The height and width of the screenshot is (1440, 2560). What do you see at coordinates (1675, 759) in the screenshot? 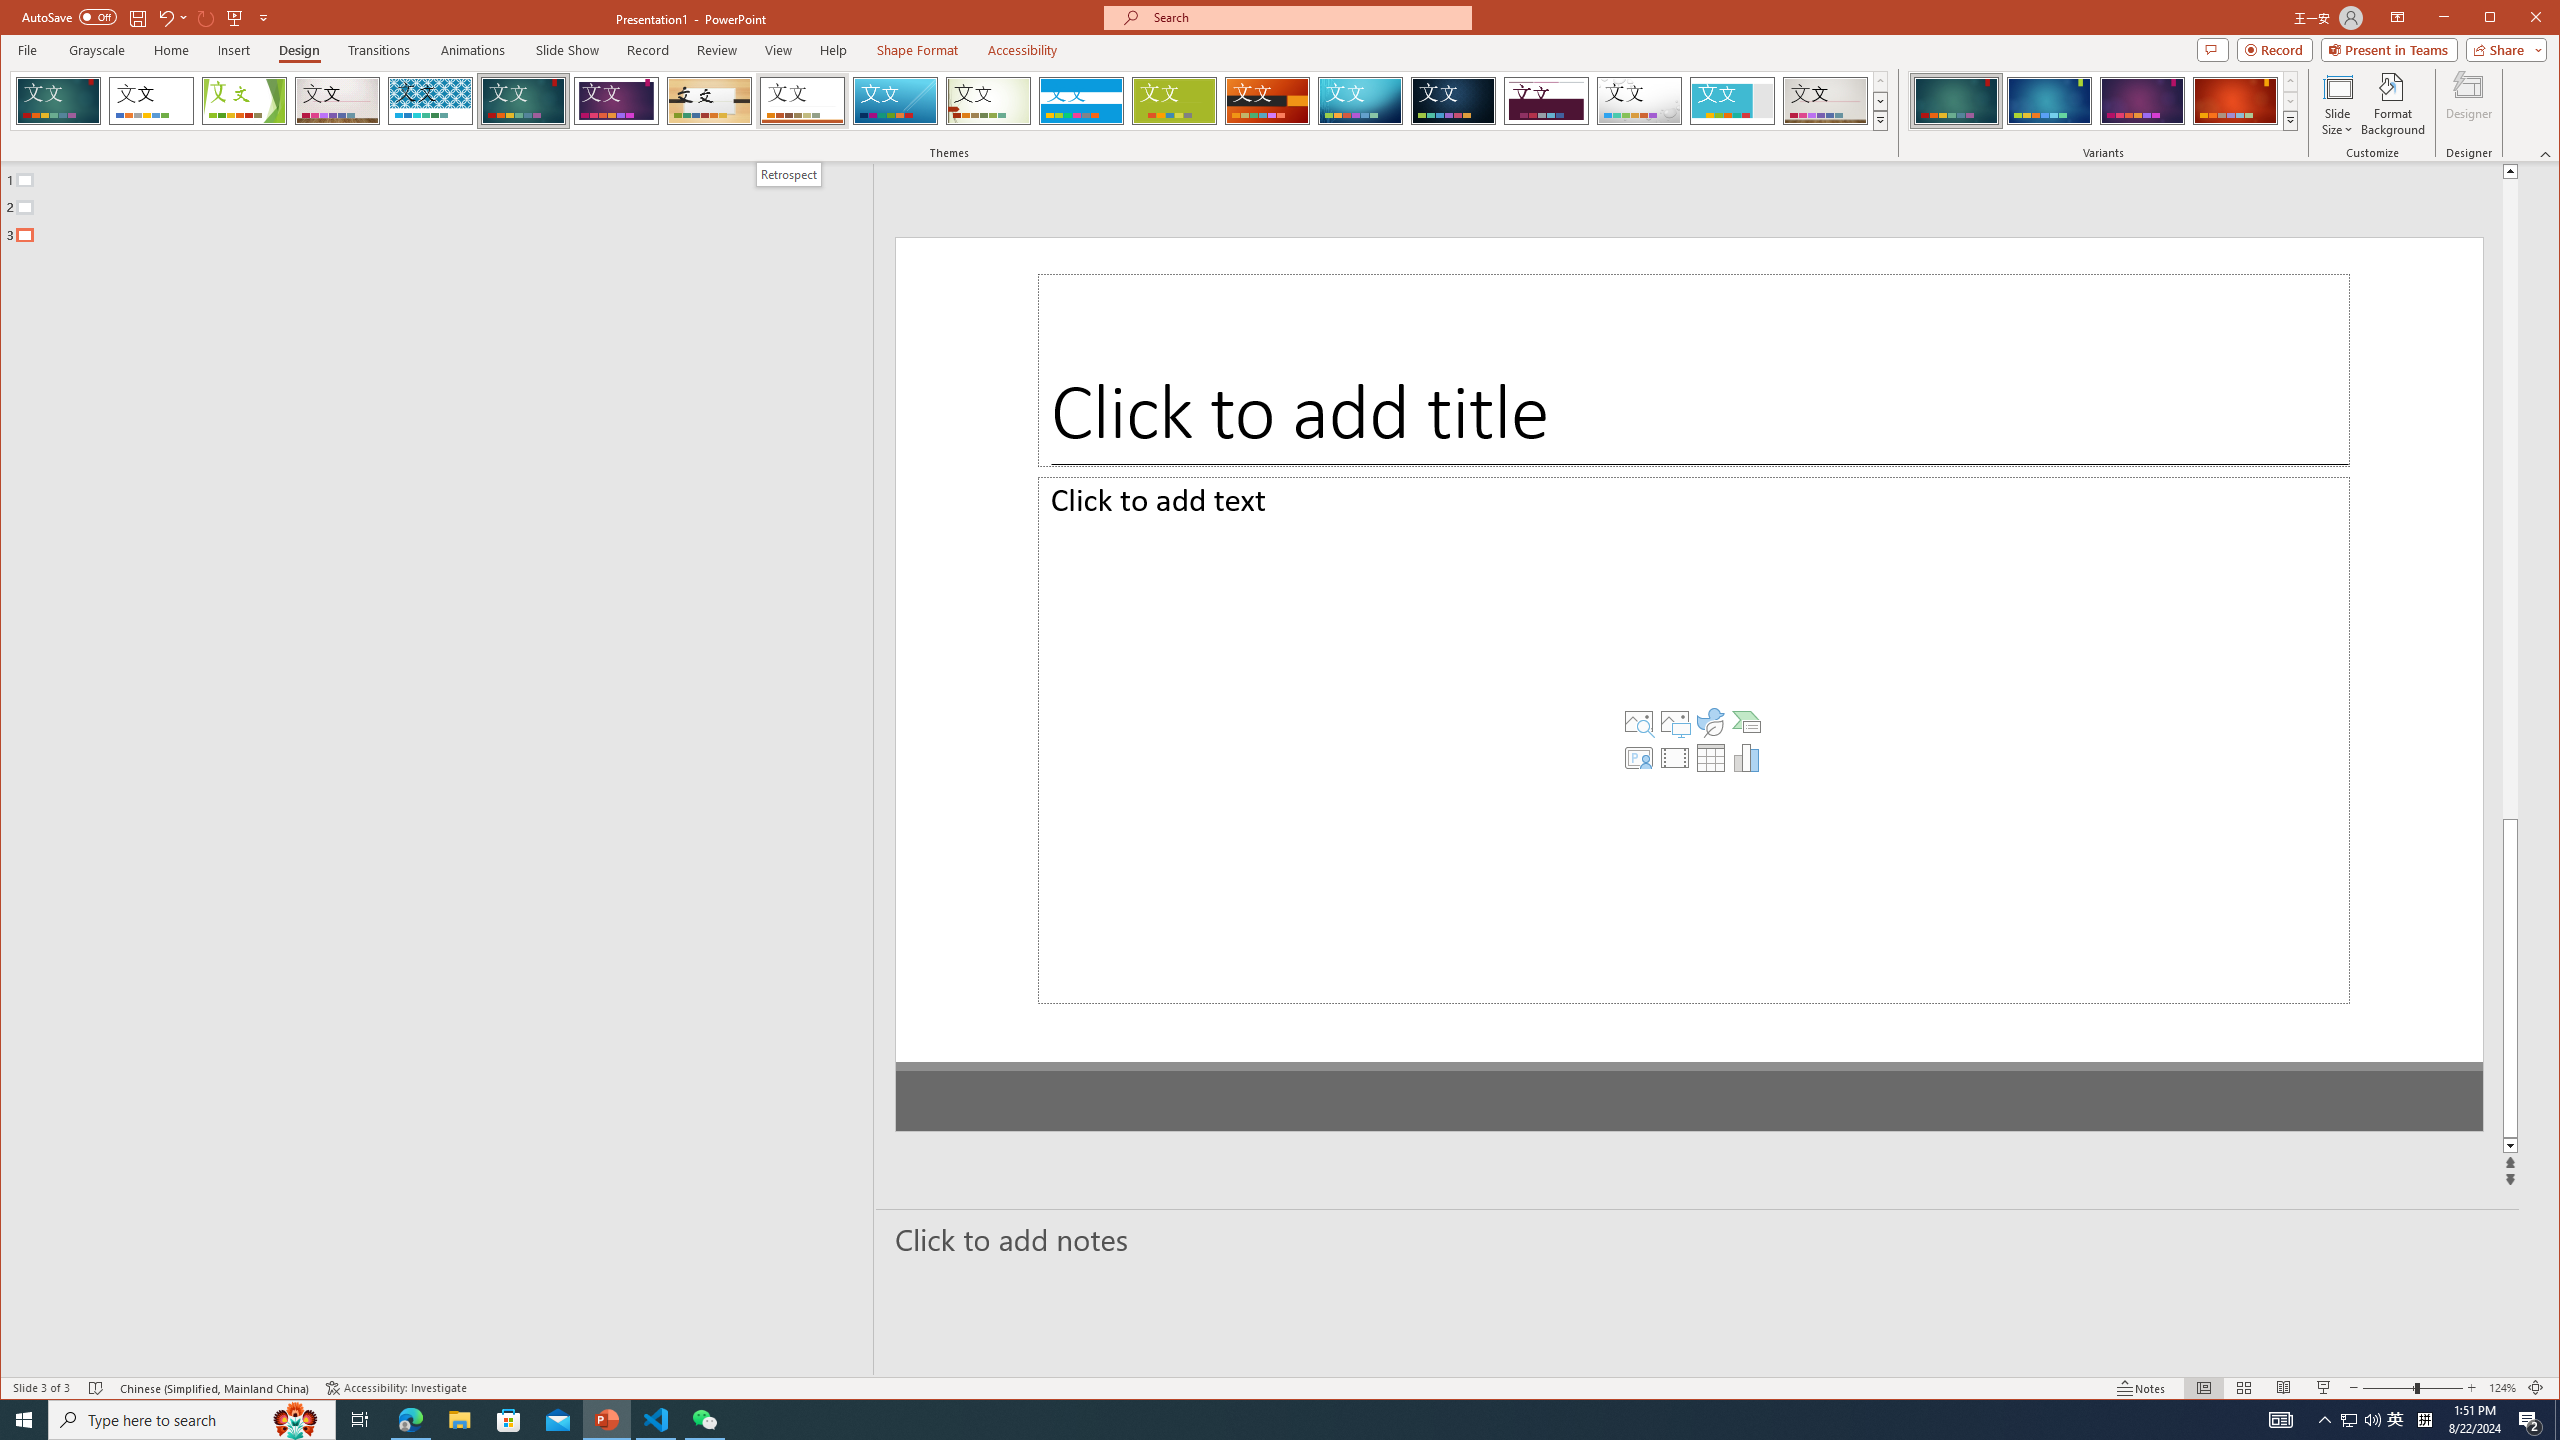
I see `'Insert a SmartArt Graphic'` at bounding box center [1675, 759].